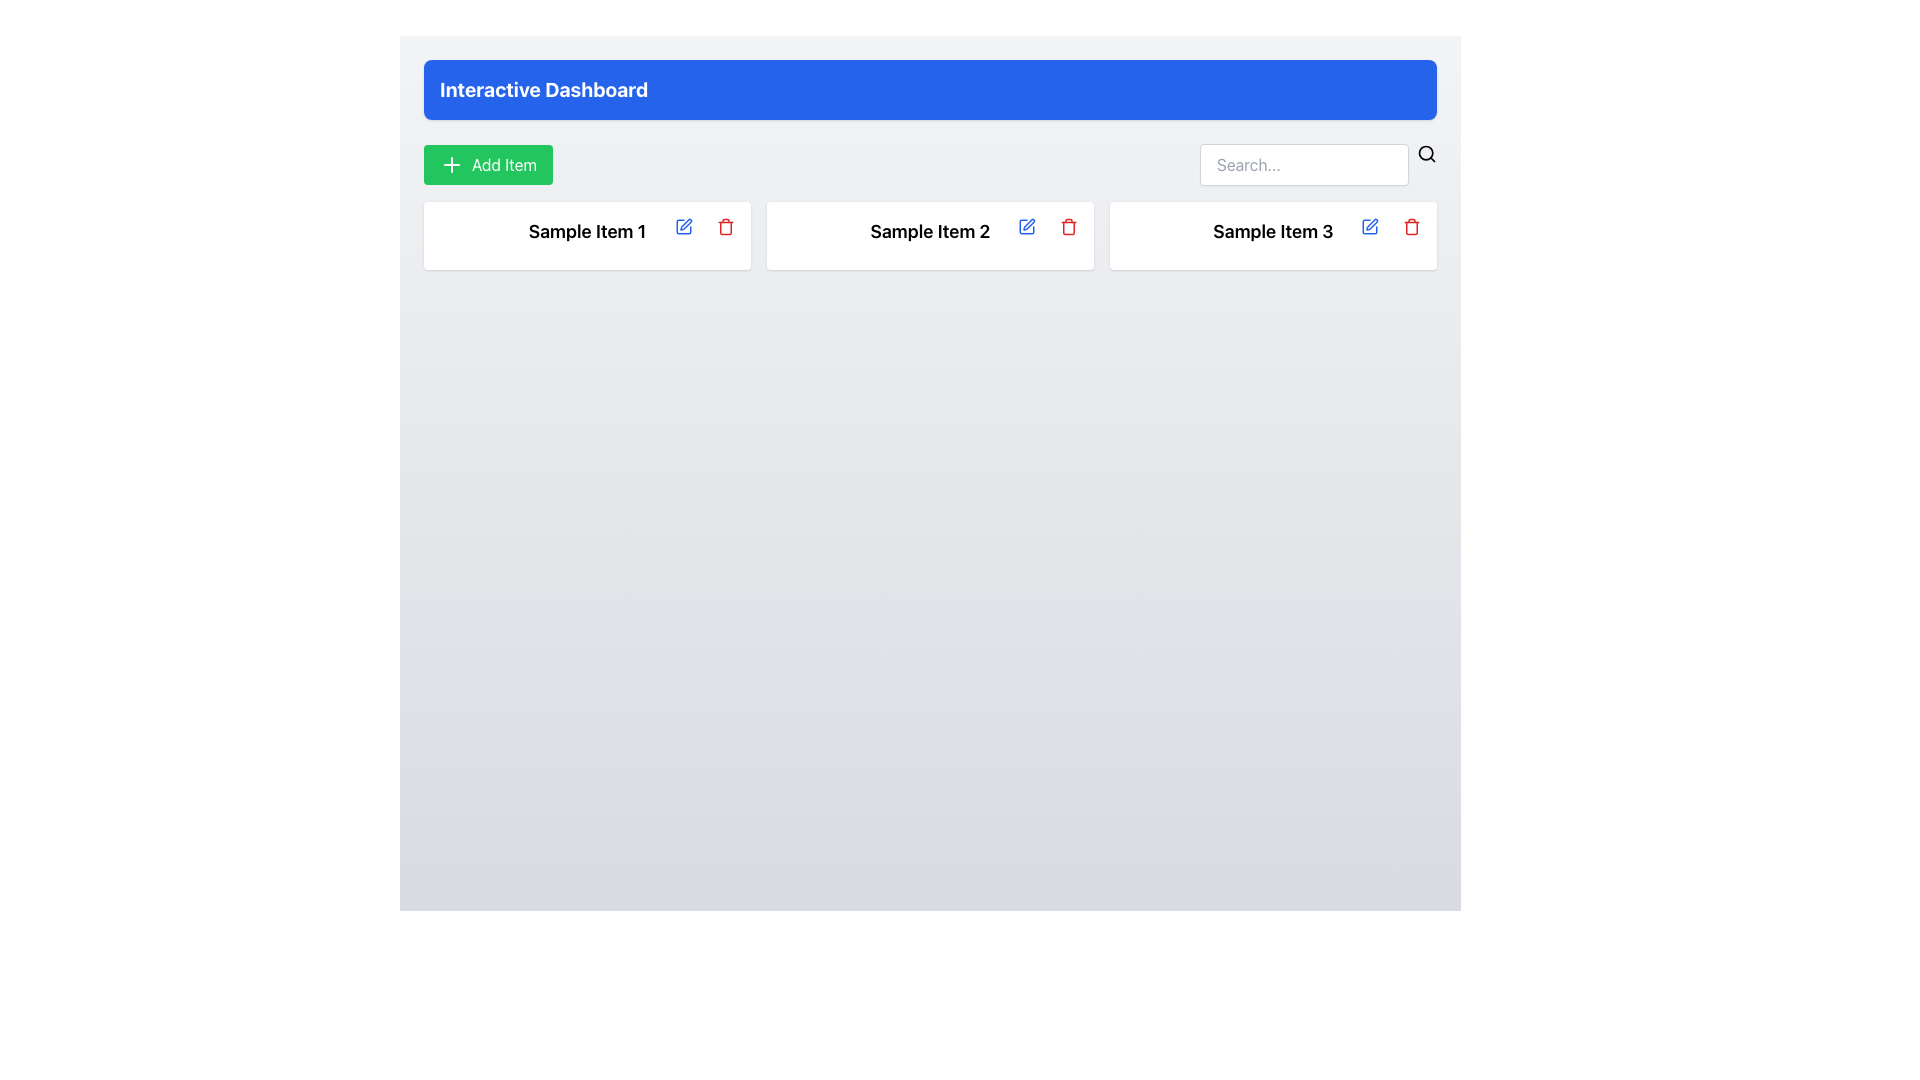  Describe the element at coordinates (1368, 226) in the screenshot. I see `the pen and square icon located in the top-right corner of the 'Sample Item 3' card, which is the third card from the left` at that location.